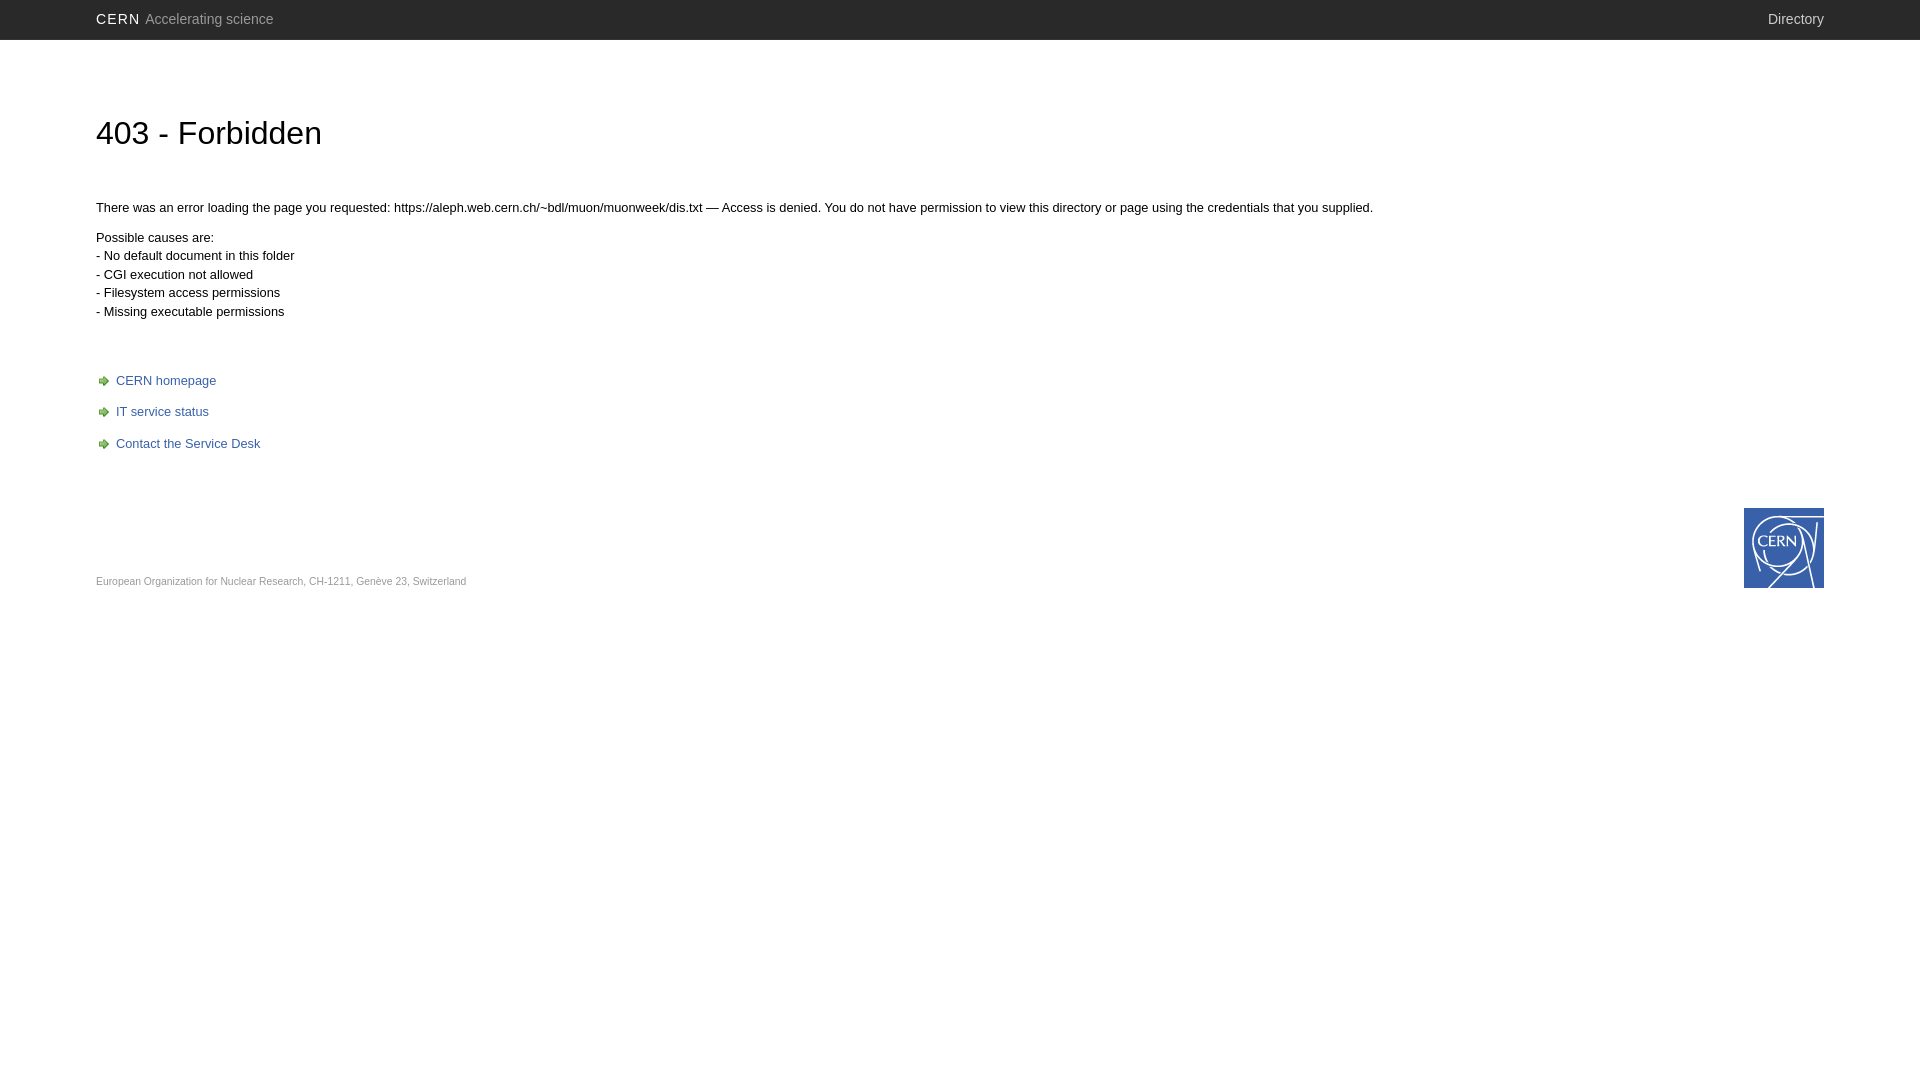  I want to click on 'CERN Accelerating science', so click(185, 19).